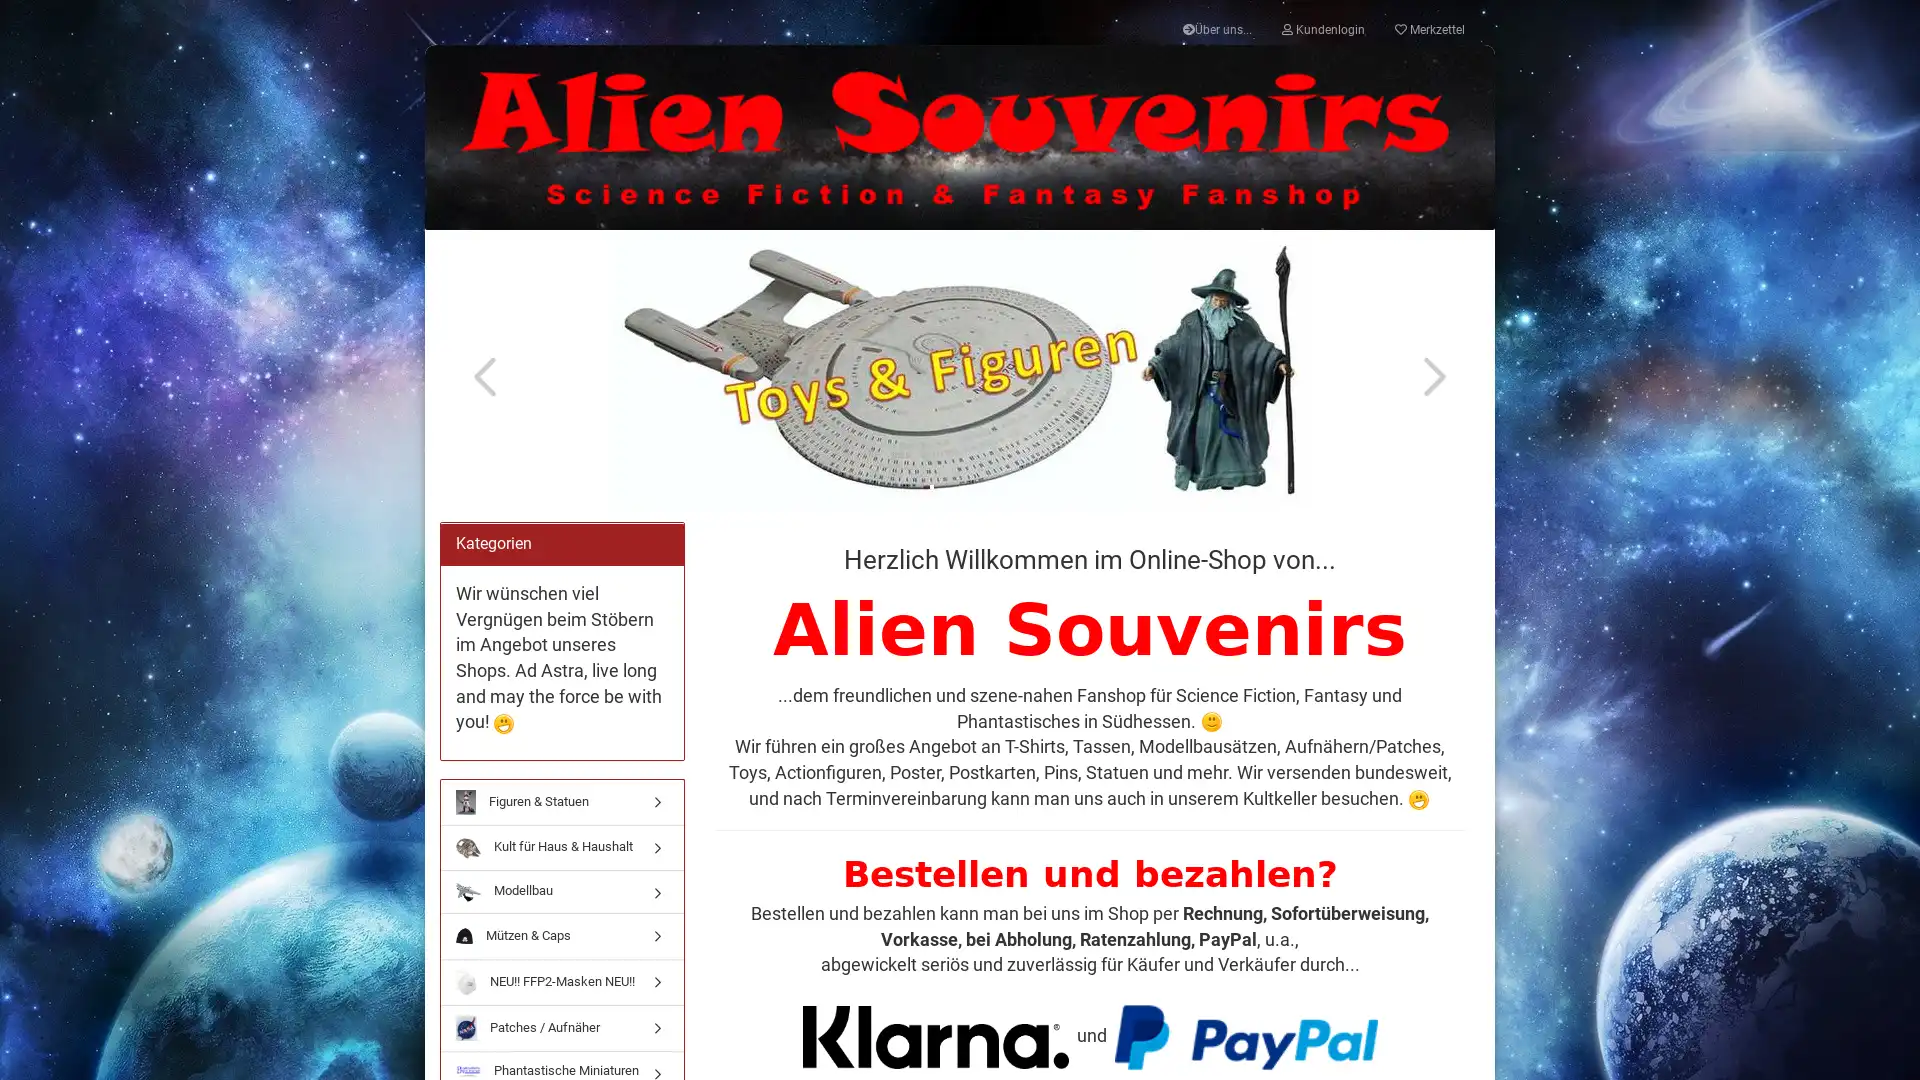 The width and height of the screenshot is (1920, 1080). Describe the element at coordinates (1213, 257) in the screenshot. I see `Anmelden` at that location.